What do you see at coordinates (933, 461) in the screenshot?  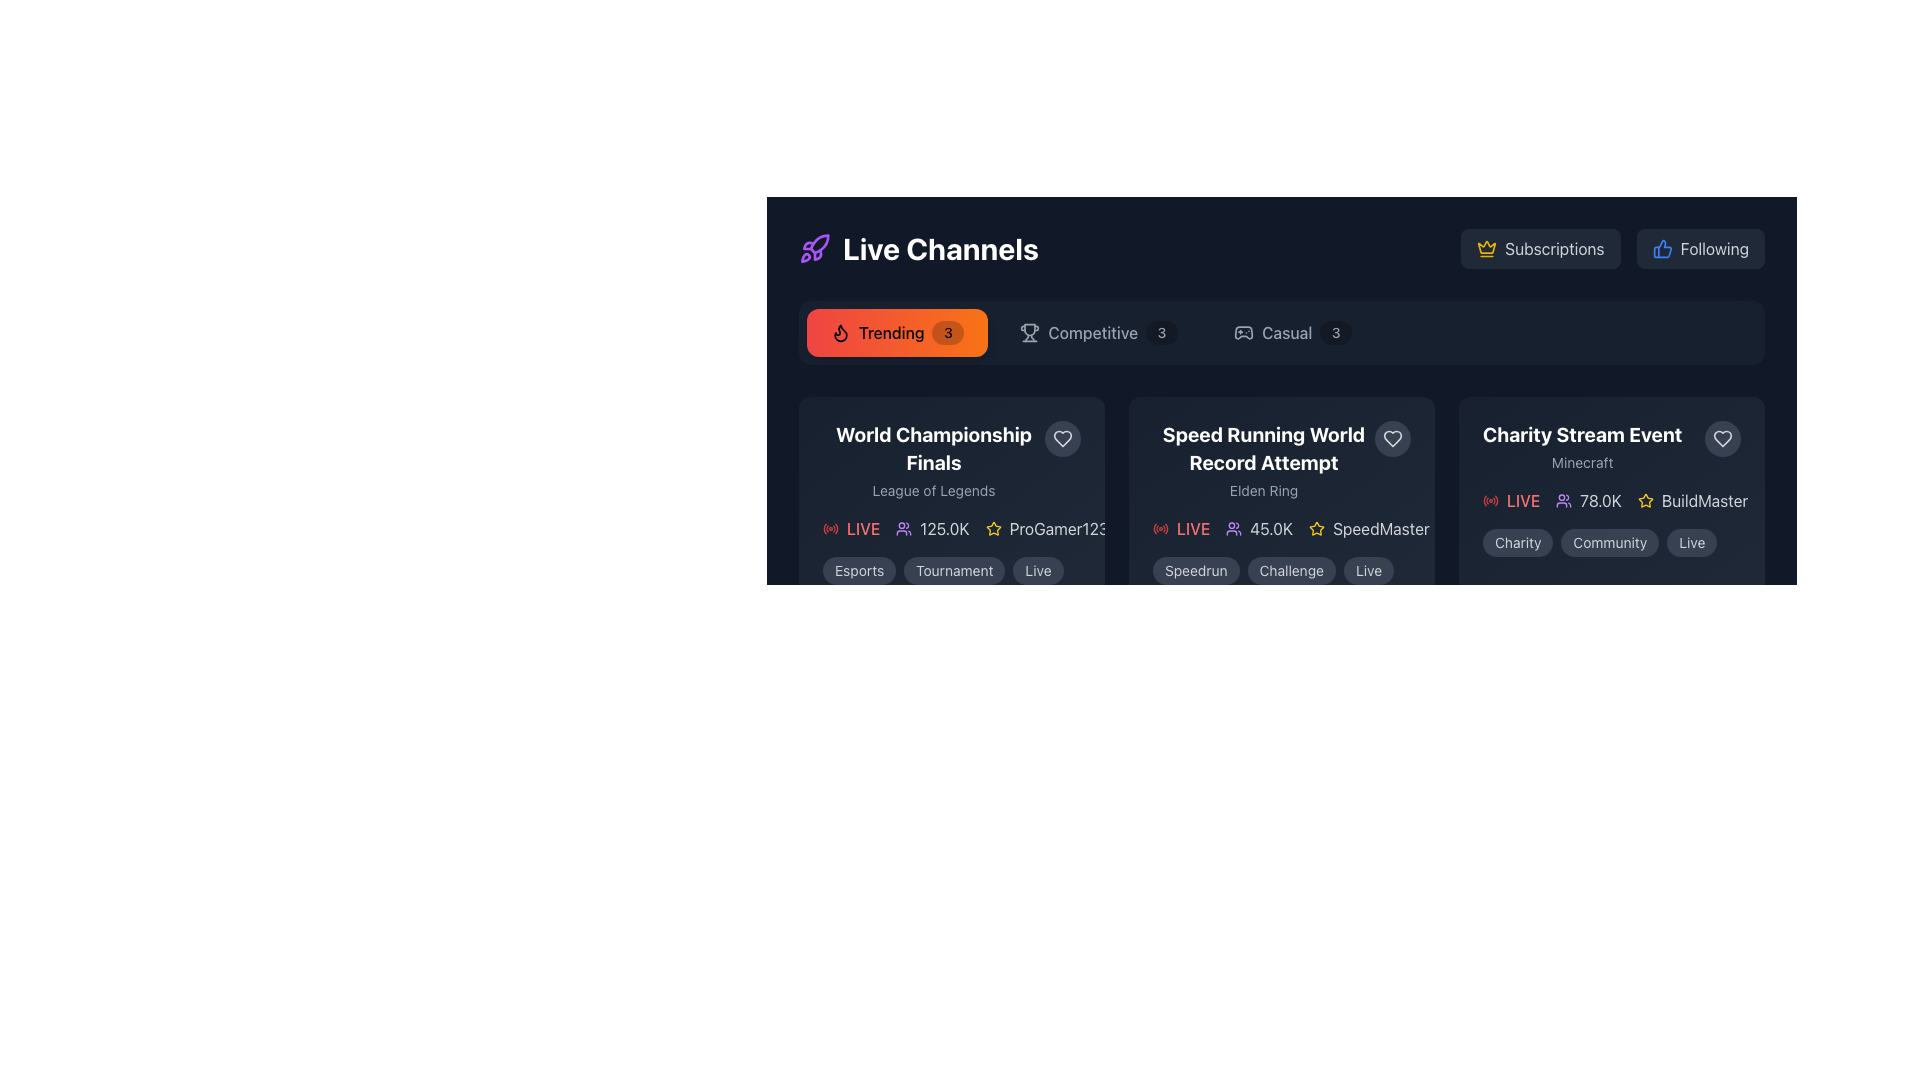 I see `the text block displaying 'World Championship Finals' and 'League of Legends'` at bounding box center [933, 461].